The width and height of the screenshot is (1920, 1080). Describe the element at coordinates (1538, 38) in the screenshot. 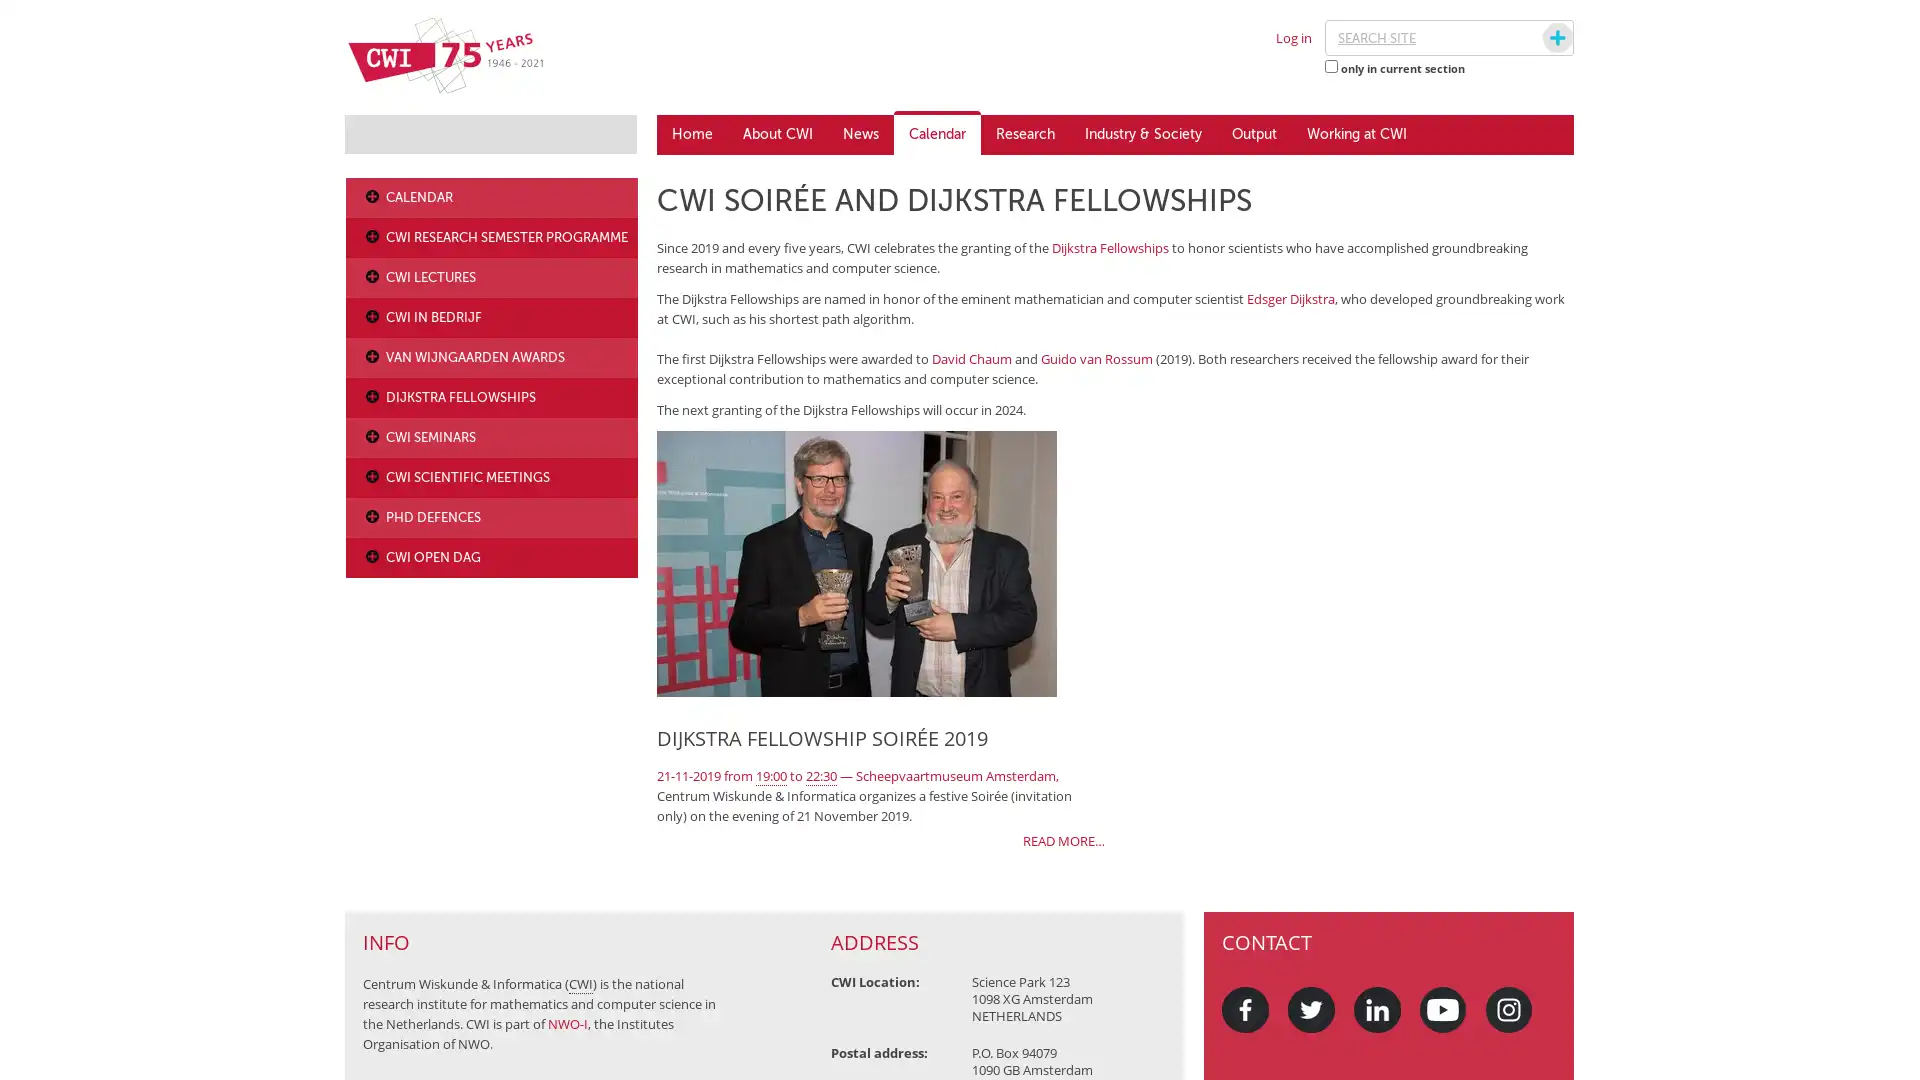

I see `Search` at that location.